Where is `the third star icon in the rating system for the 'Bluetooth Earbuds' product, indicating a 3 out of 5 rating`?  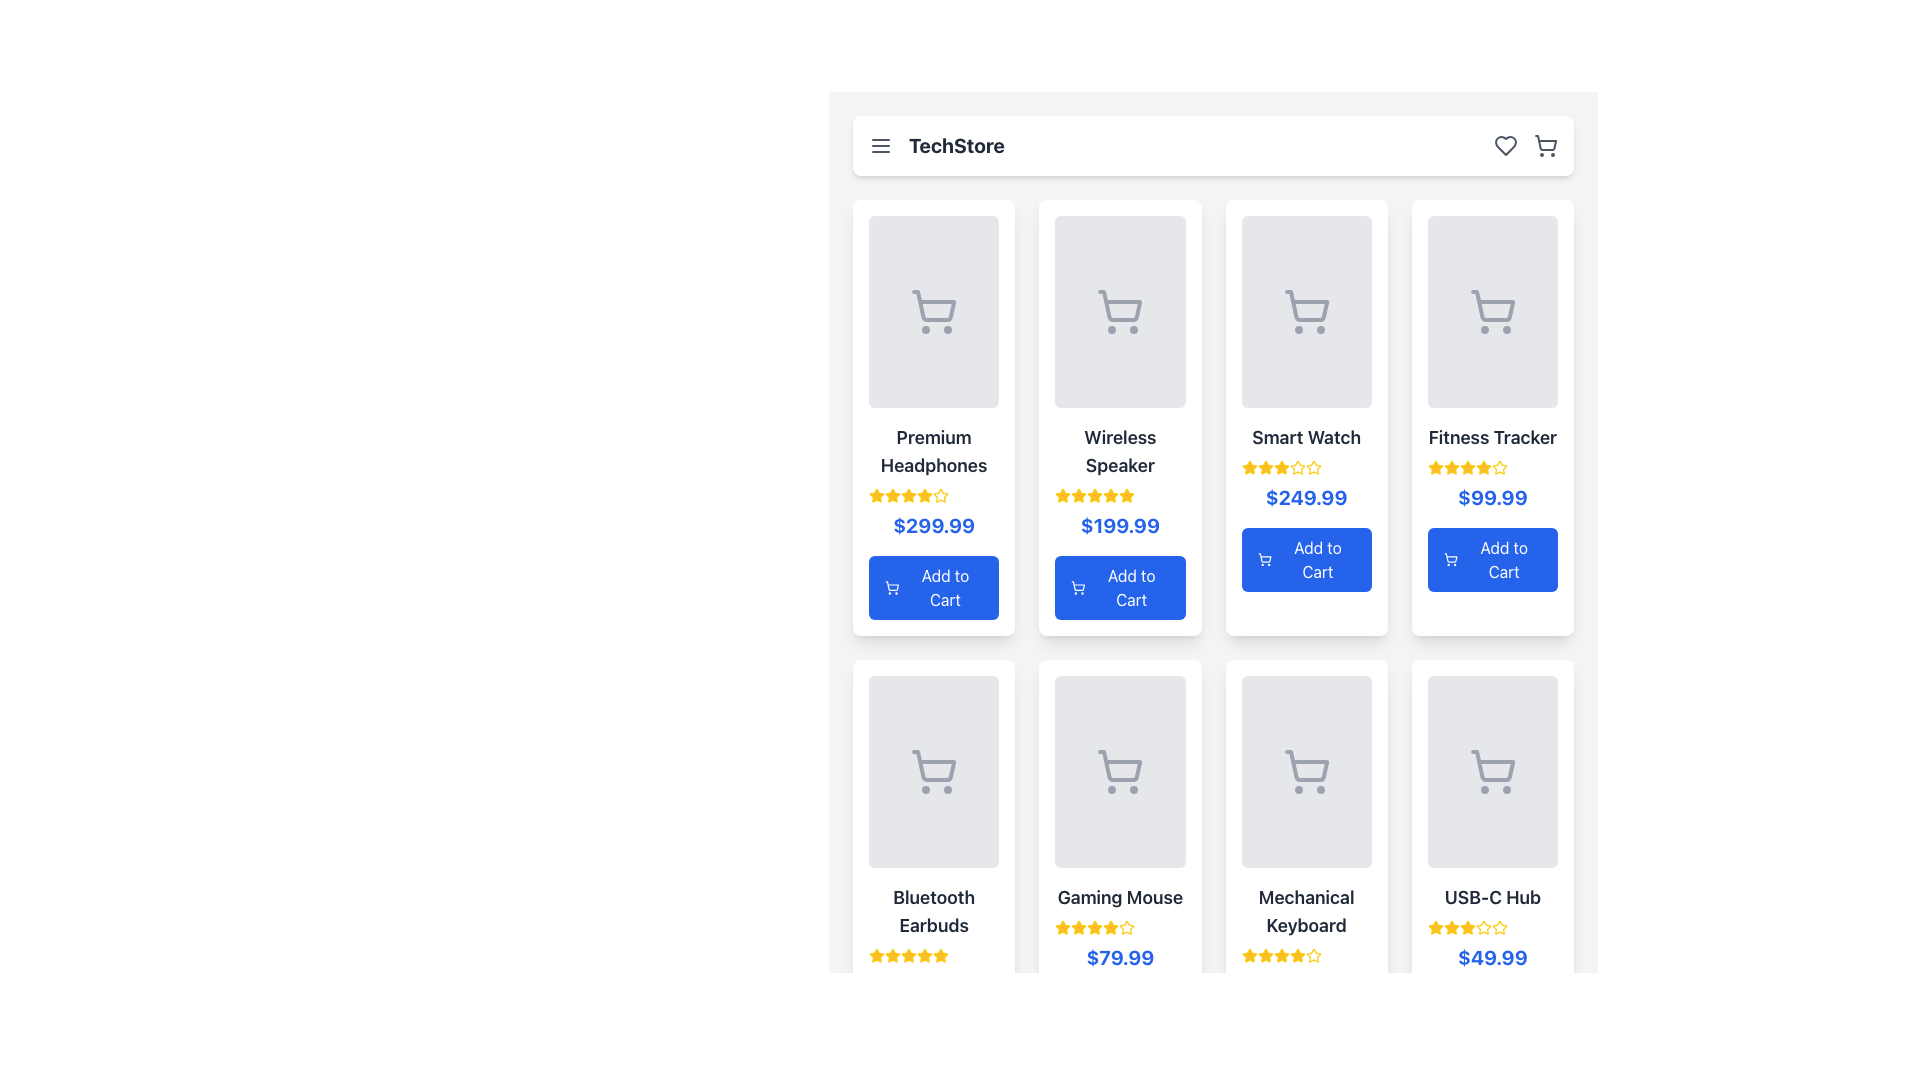
the third star icon in the rating system for the 'Bluetooth Earbuds' product, indicating a 3 out of 5 rating is located at coordinates (891, 955).